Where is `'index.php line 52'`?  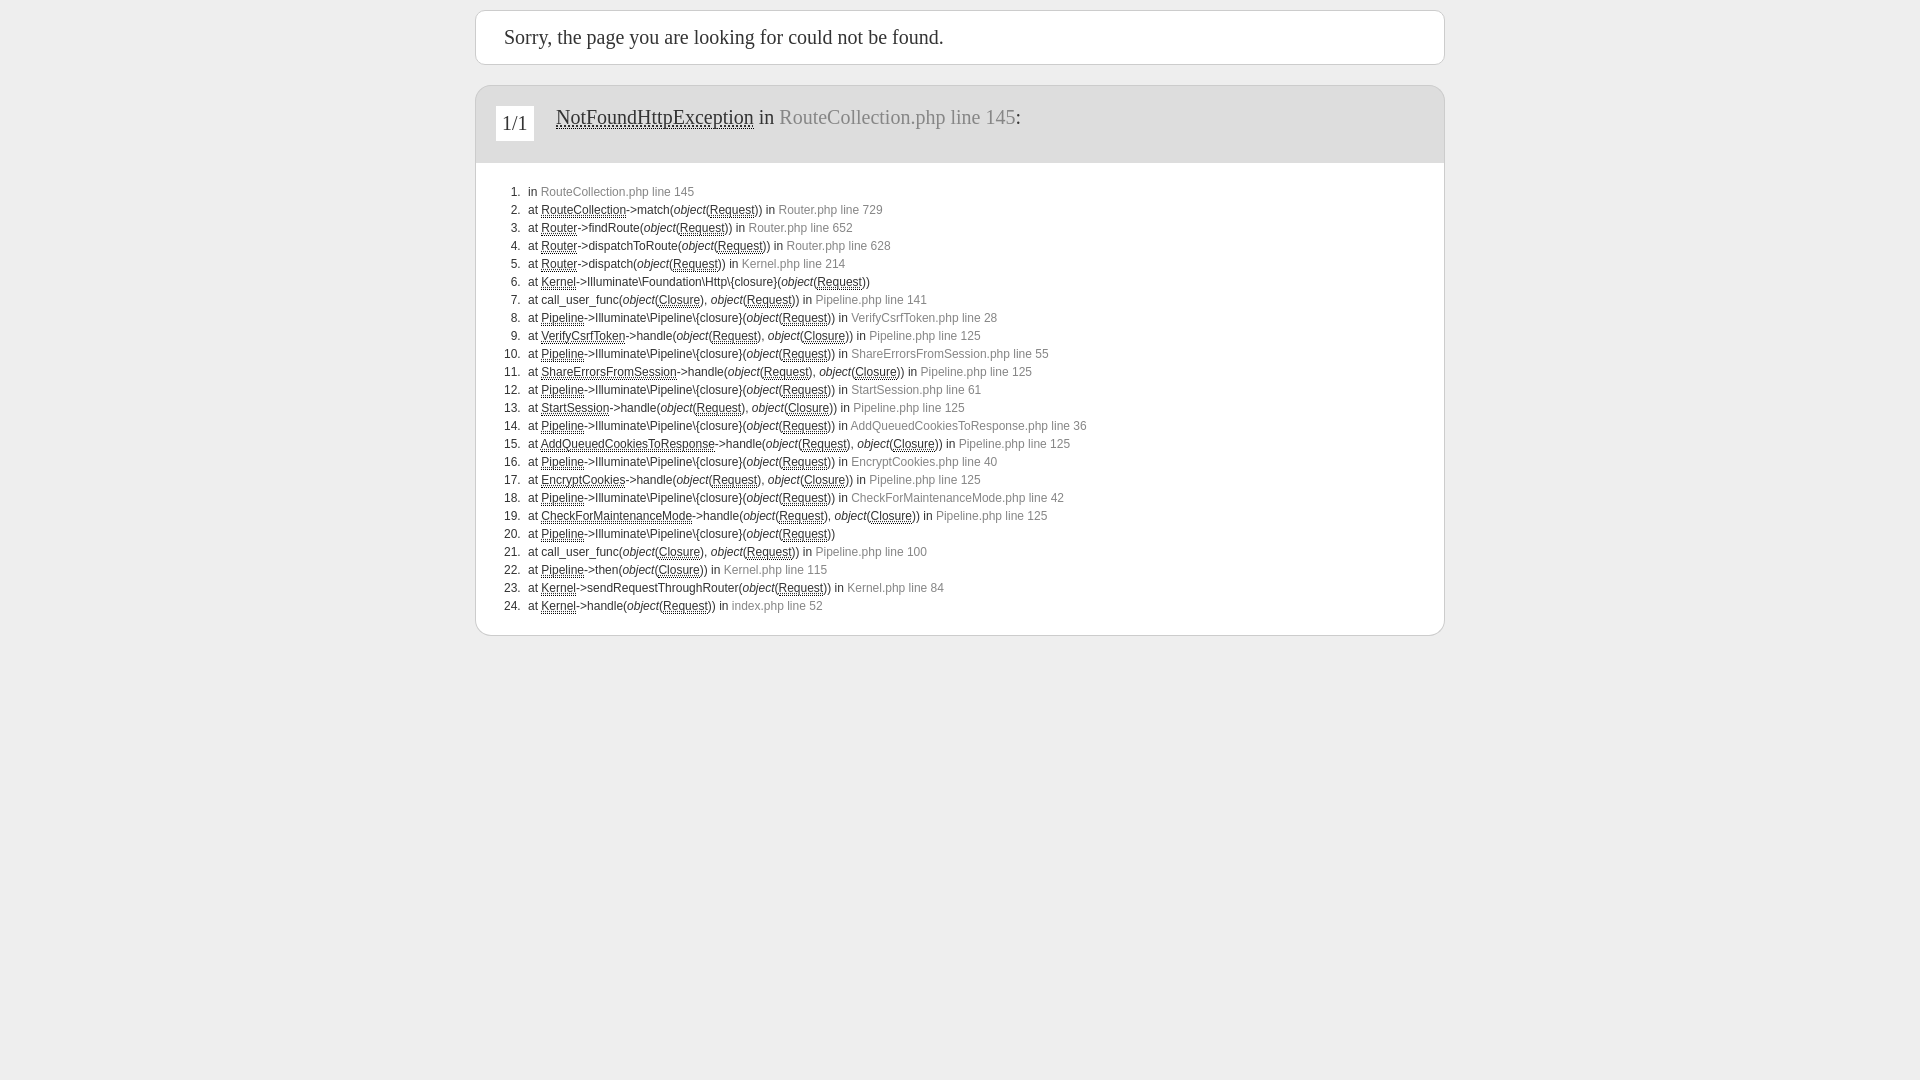 'index.php line 52' is located at coordinates (776, 604).